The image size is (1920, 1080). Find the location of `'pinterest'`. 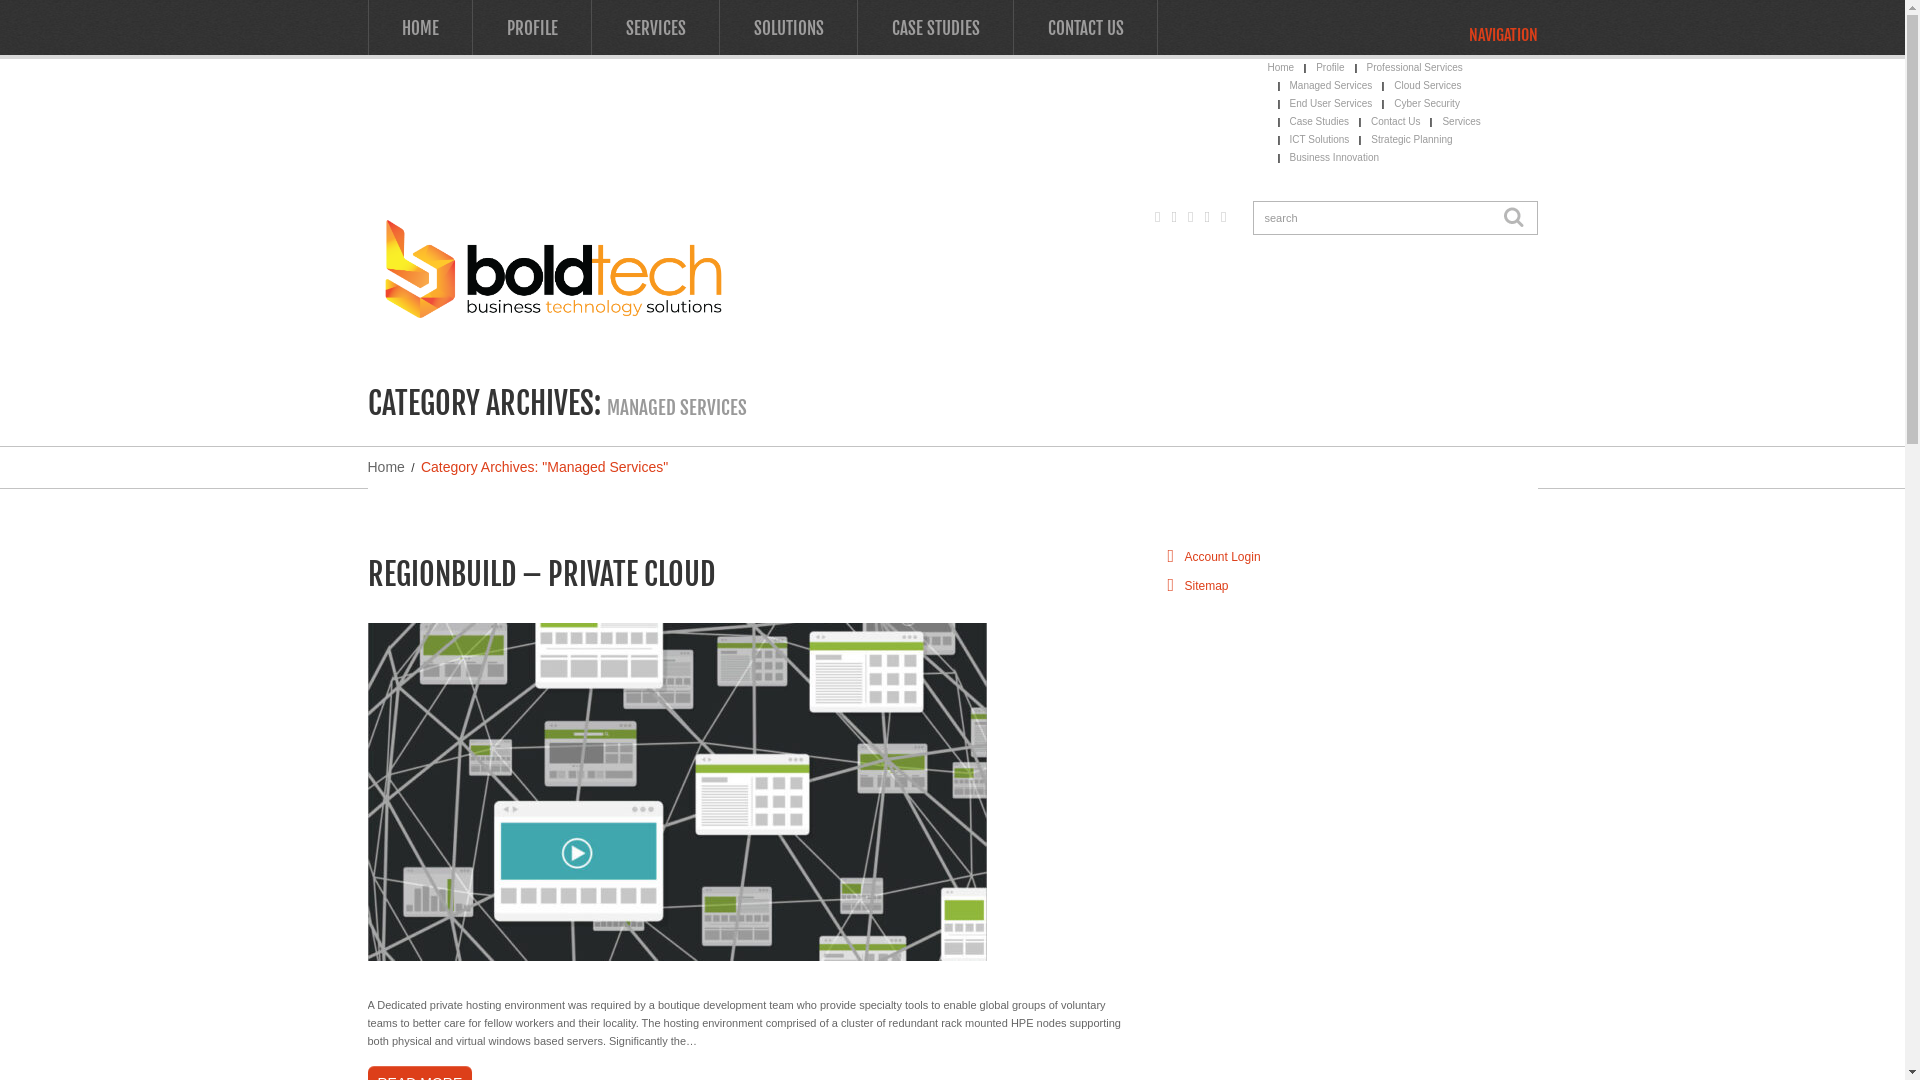

'pinterest' is located at coordinates (1206, 216).